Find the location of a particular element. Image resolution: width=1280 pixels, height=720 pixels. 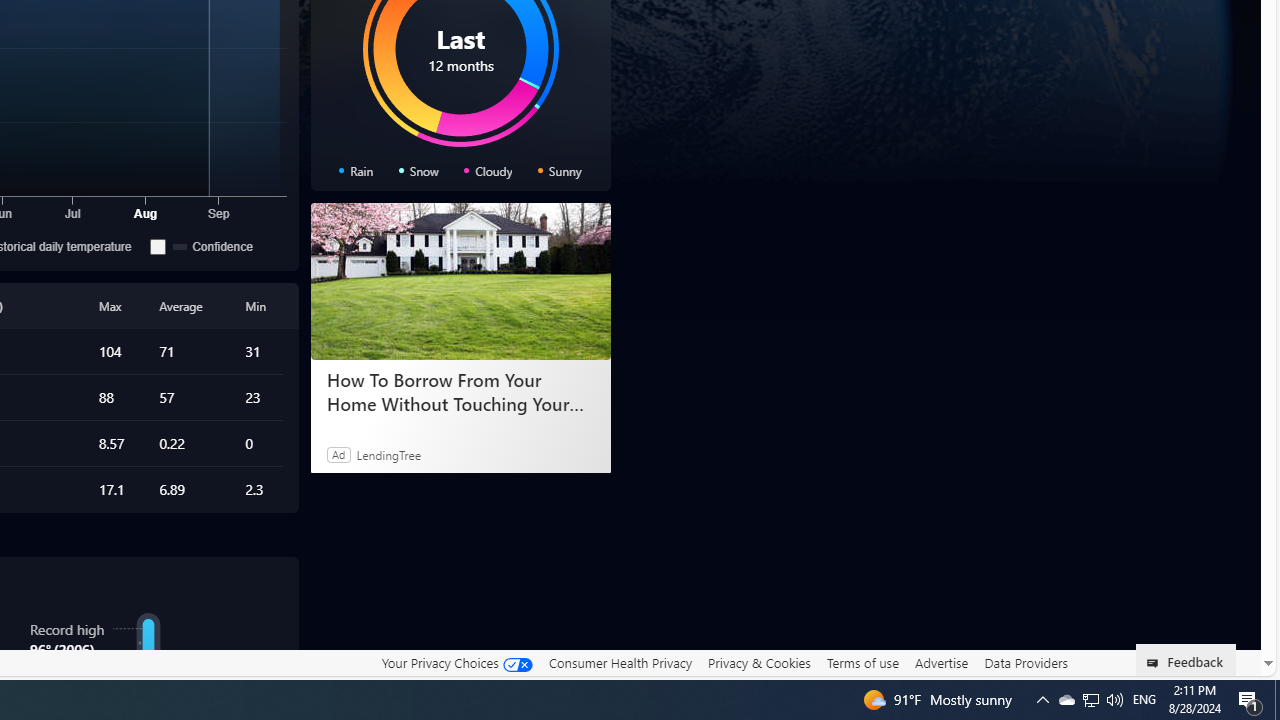

'Advertise' is located at coordinates (940, 663).